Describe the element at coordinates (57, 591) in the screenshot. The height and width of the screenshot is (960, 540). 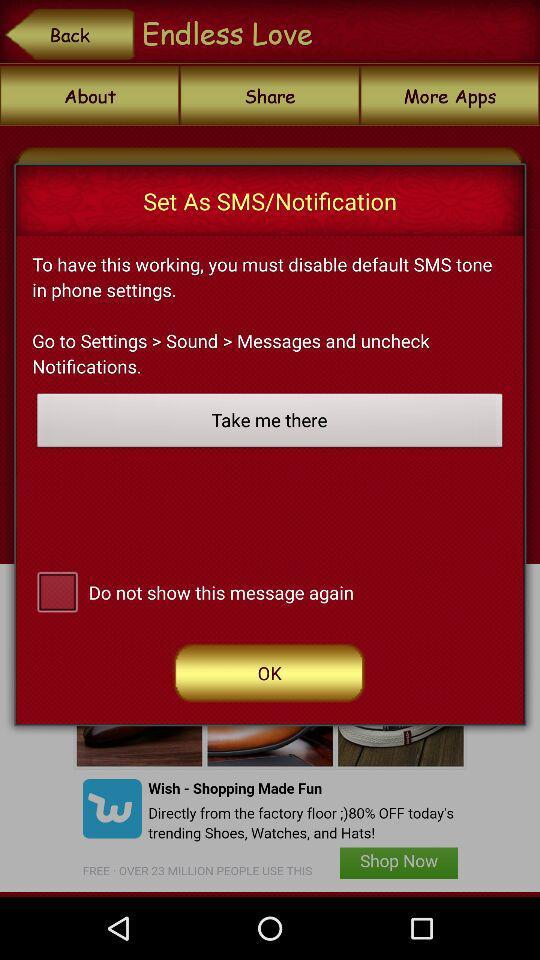
I see `switch do not show message again option` at that location.